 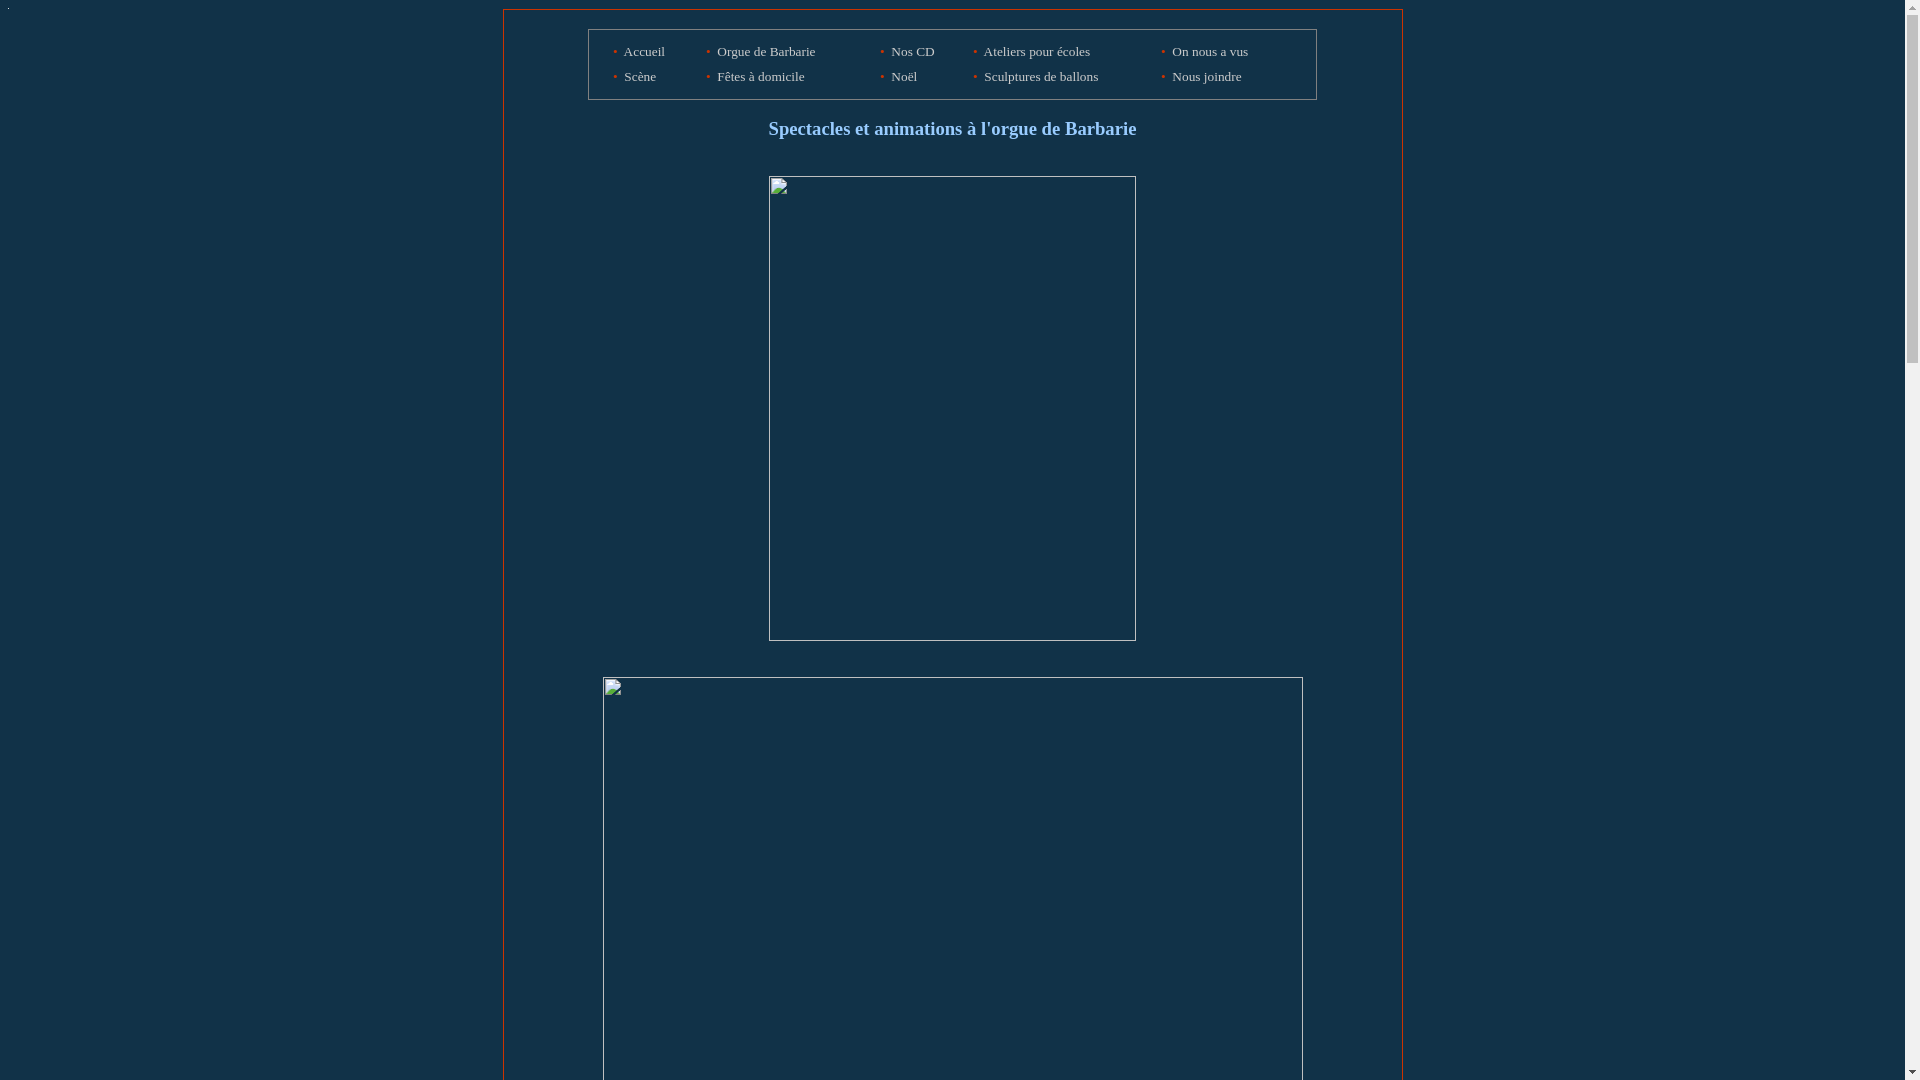 What do you see at coordinates (644, 50) in the screenshot?
I see `'Accueil'` at bounding box center [644, 50].